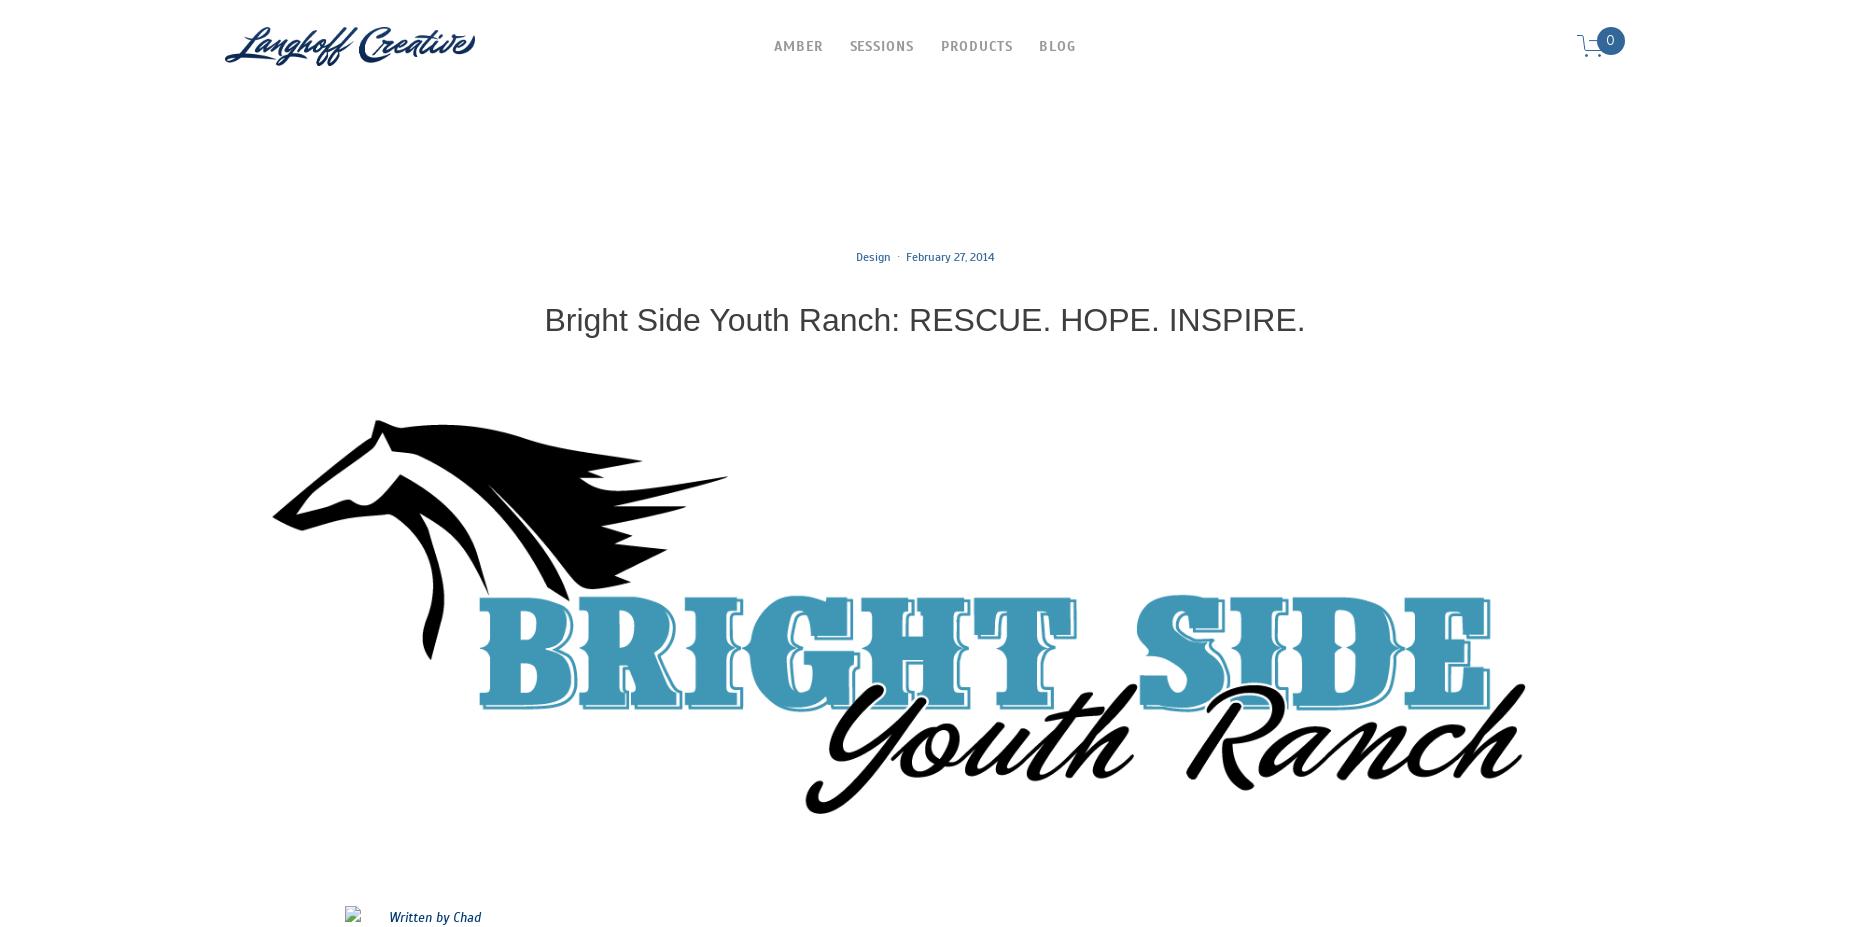 This screenshot has height=927, width=1850. I want to click on 'Design', so click(873, 256).